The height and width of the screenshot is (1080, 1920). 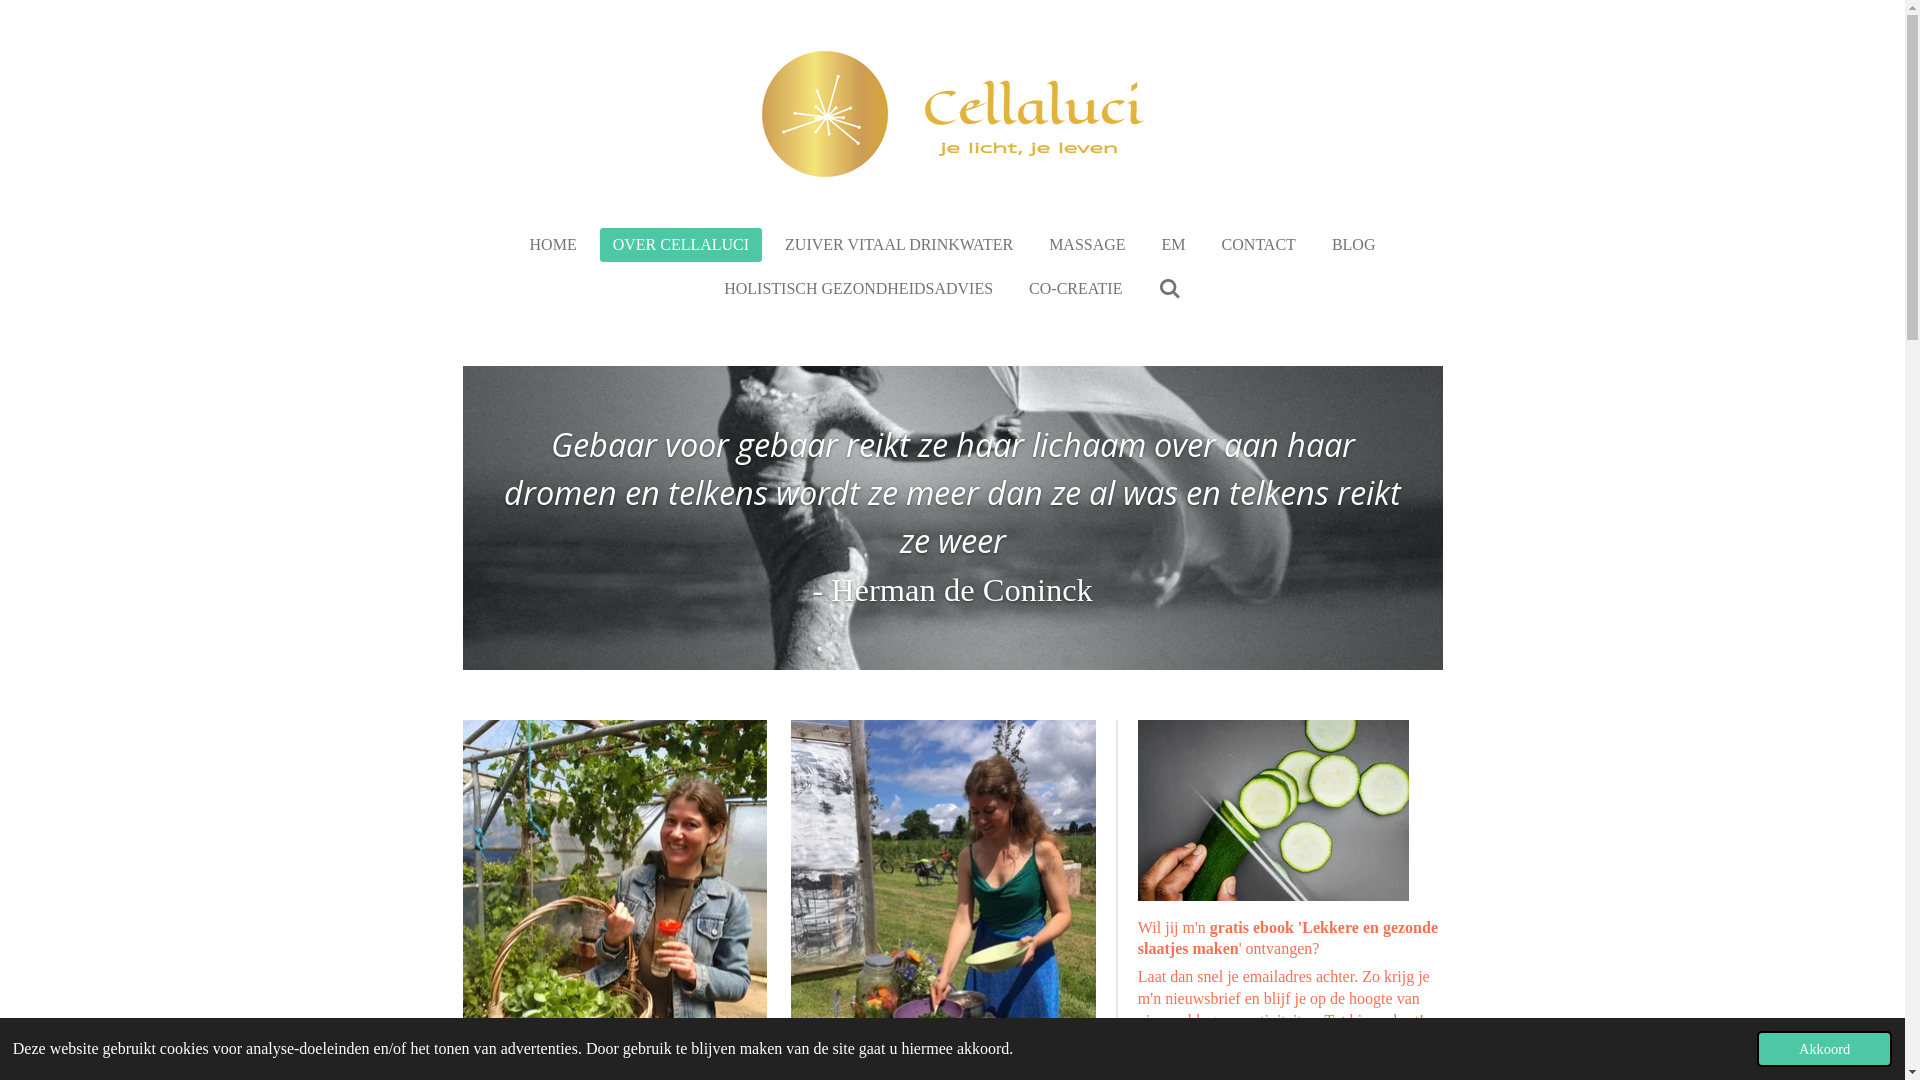 What do you see at coordinates (1353, 244) in the screenshot?
I see `'BLOG'` at bounding box center [1353, 244].